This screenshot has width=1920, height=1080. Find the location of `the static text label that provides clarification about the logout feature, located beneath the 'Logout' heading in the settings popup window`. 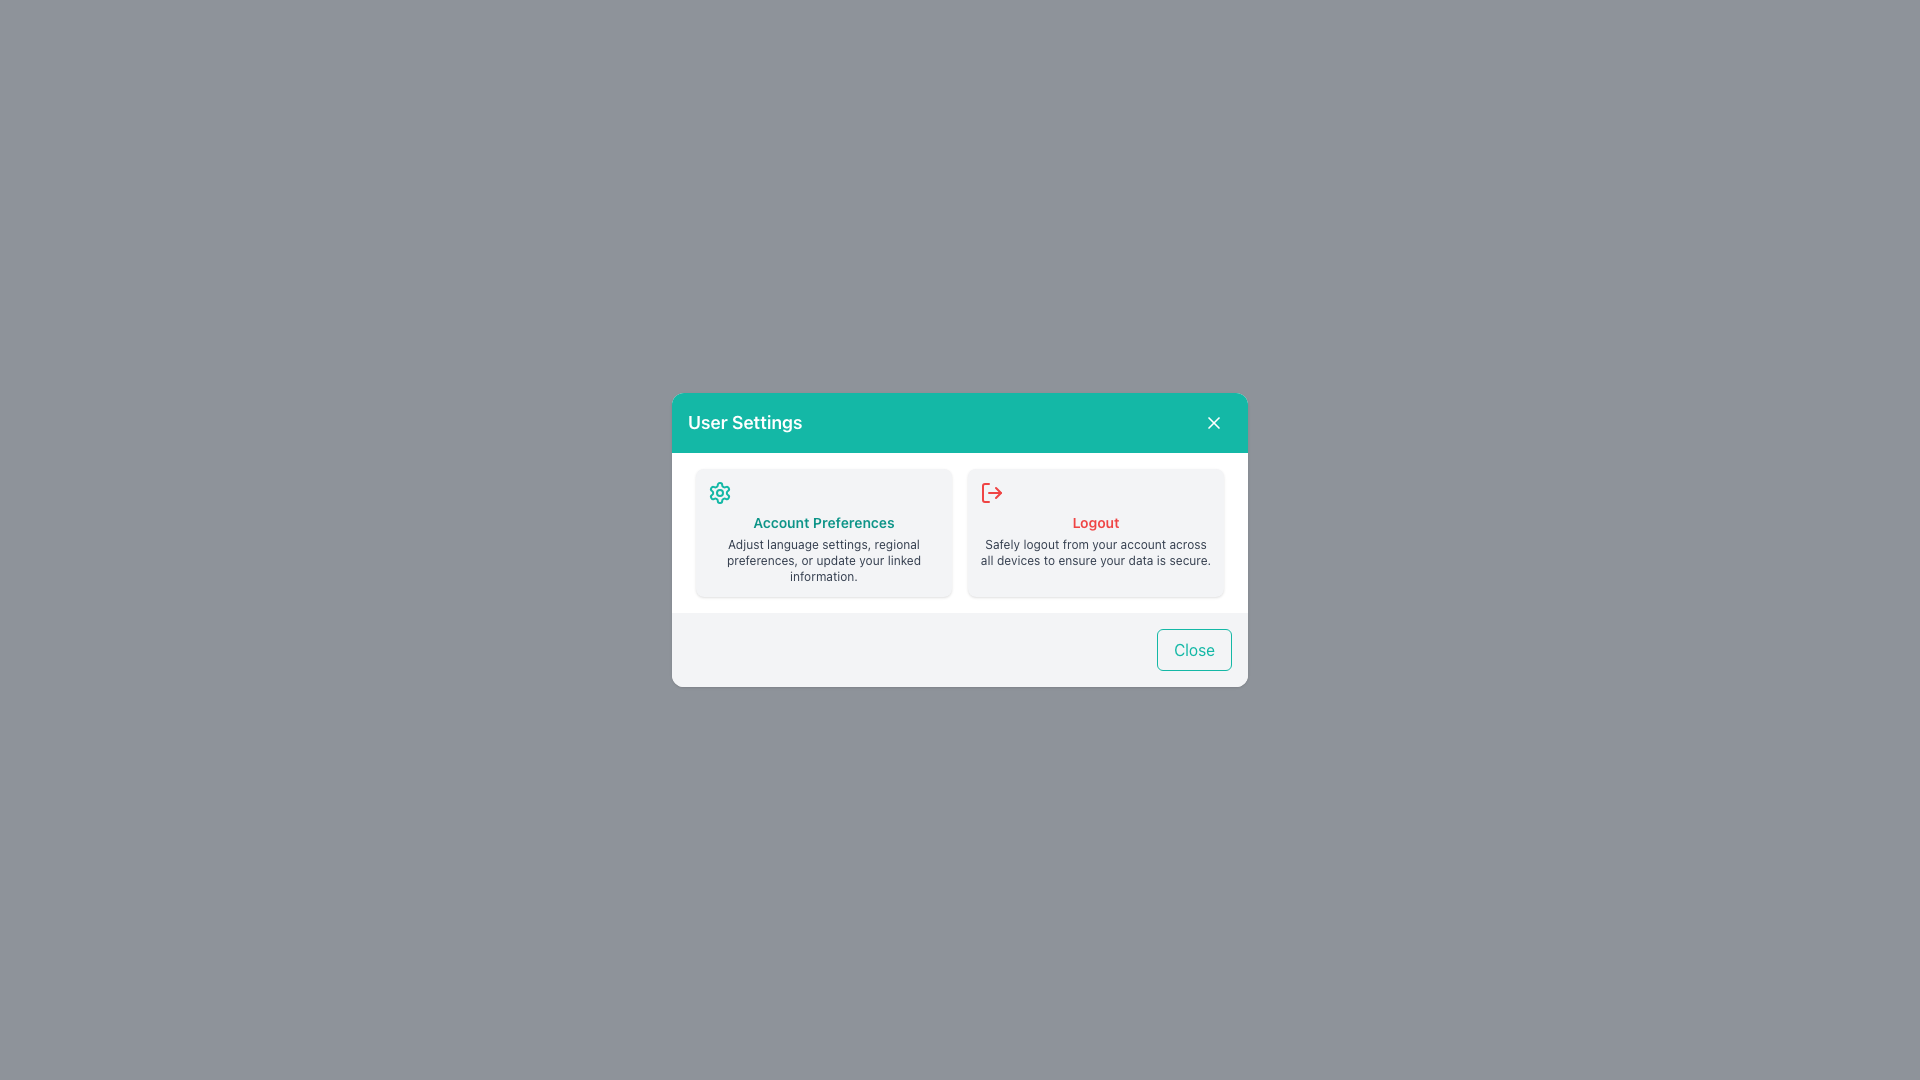

the static text label that provides clarification about the logout feature, located beneath the 'Logout' heading in the settings popup window is located at coordinates (1094, 552).